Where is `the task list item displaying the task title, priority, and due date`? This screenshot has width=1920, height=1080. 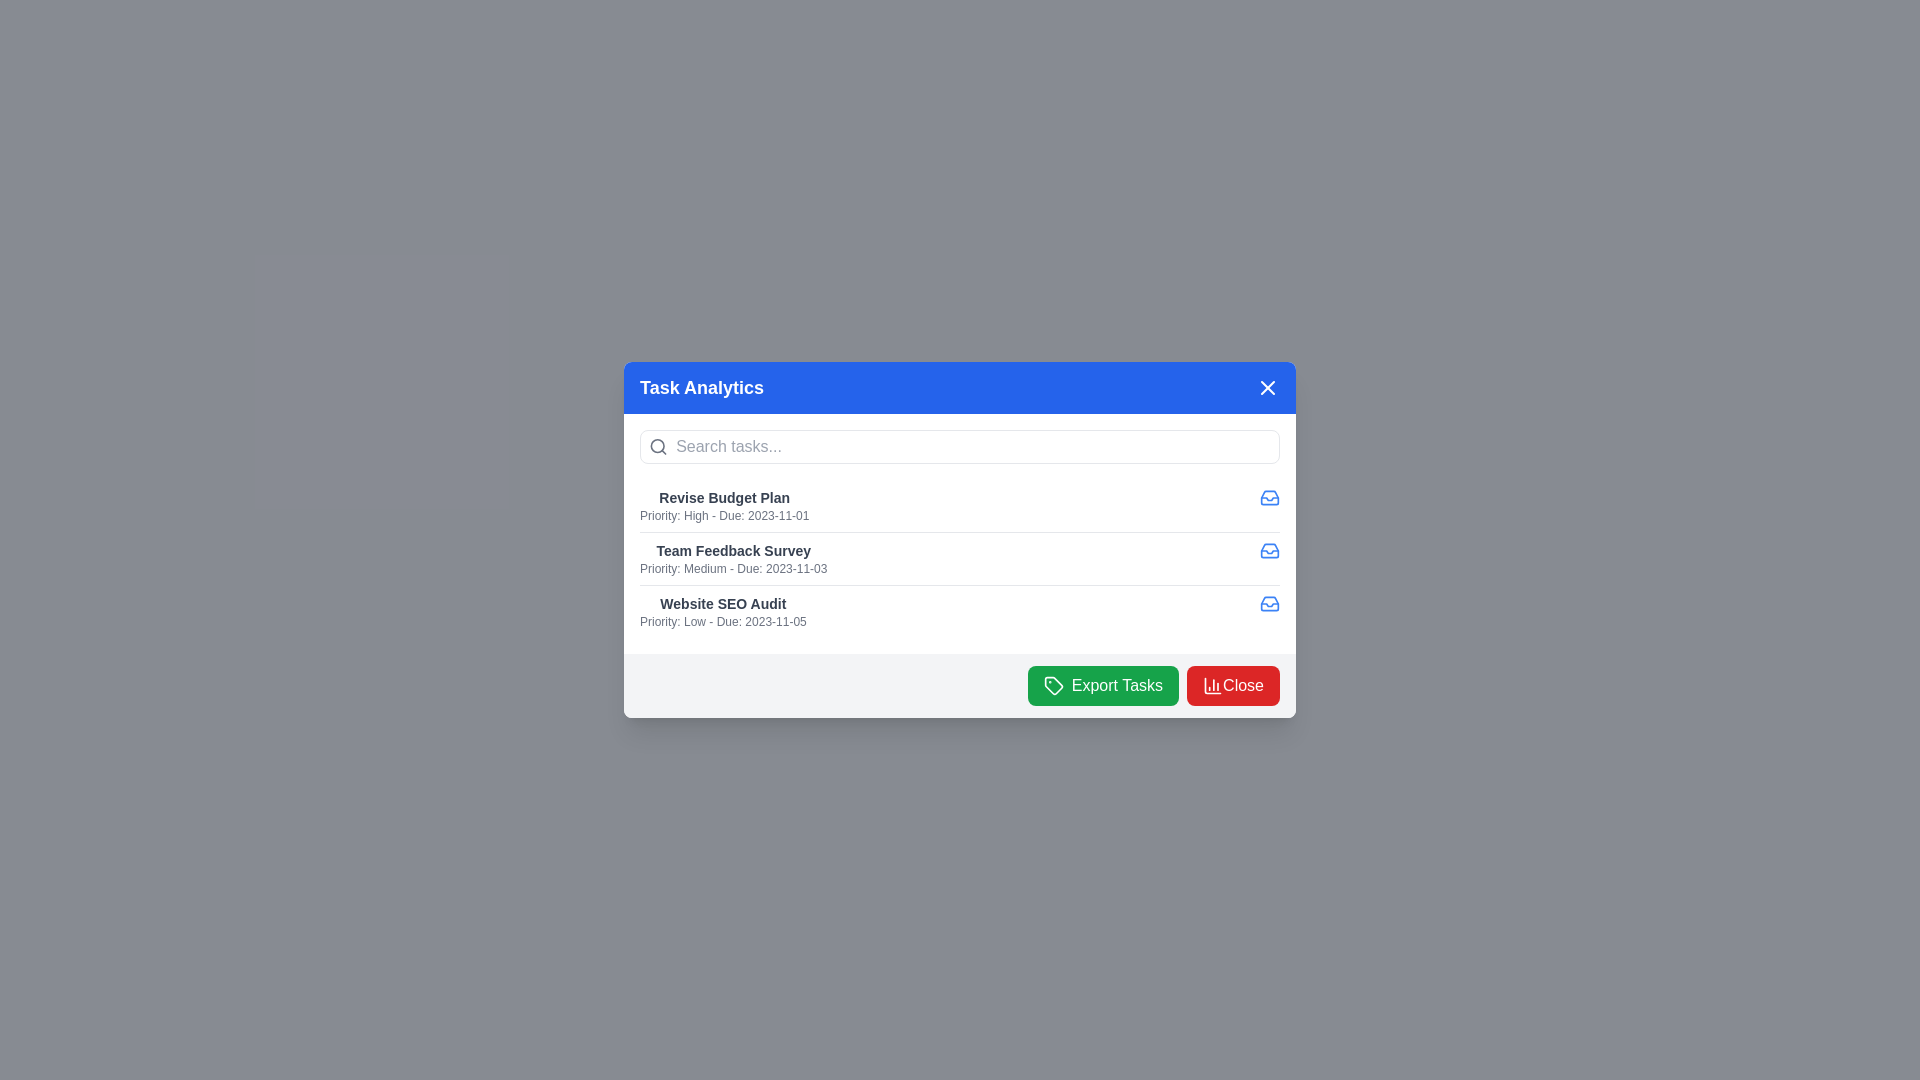
the task list item displaying the task title, priority, and due date is located at coordinates (732, 559).